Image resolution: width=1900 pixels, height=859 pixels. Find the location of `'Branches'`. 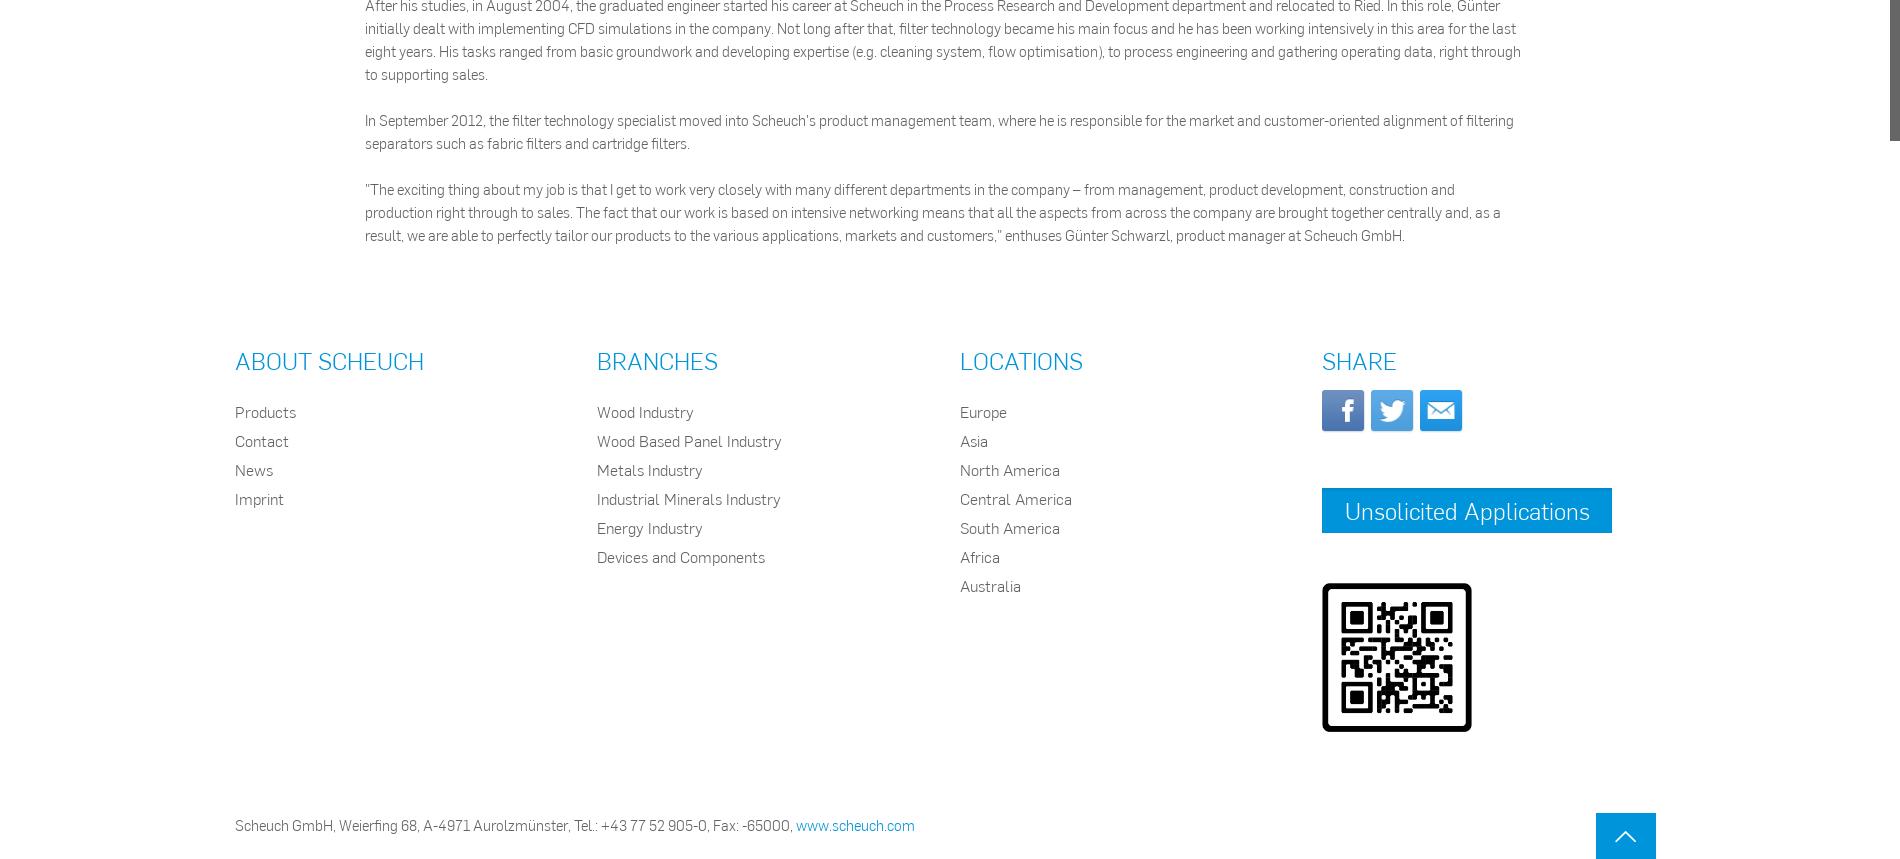

'Branches' is located at coordinates (596, 359).